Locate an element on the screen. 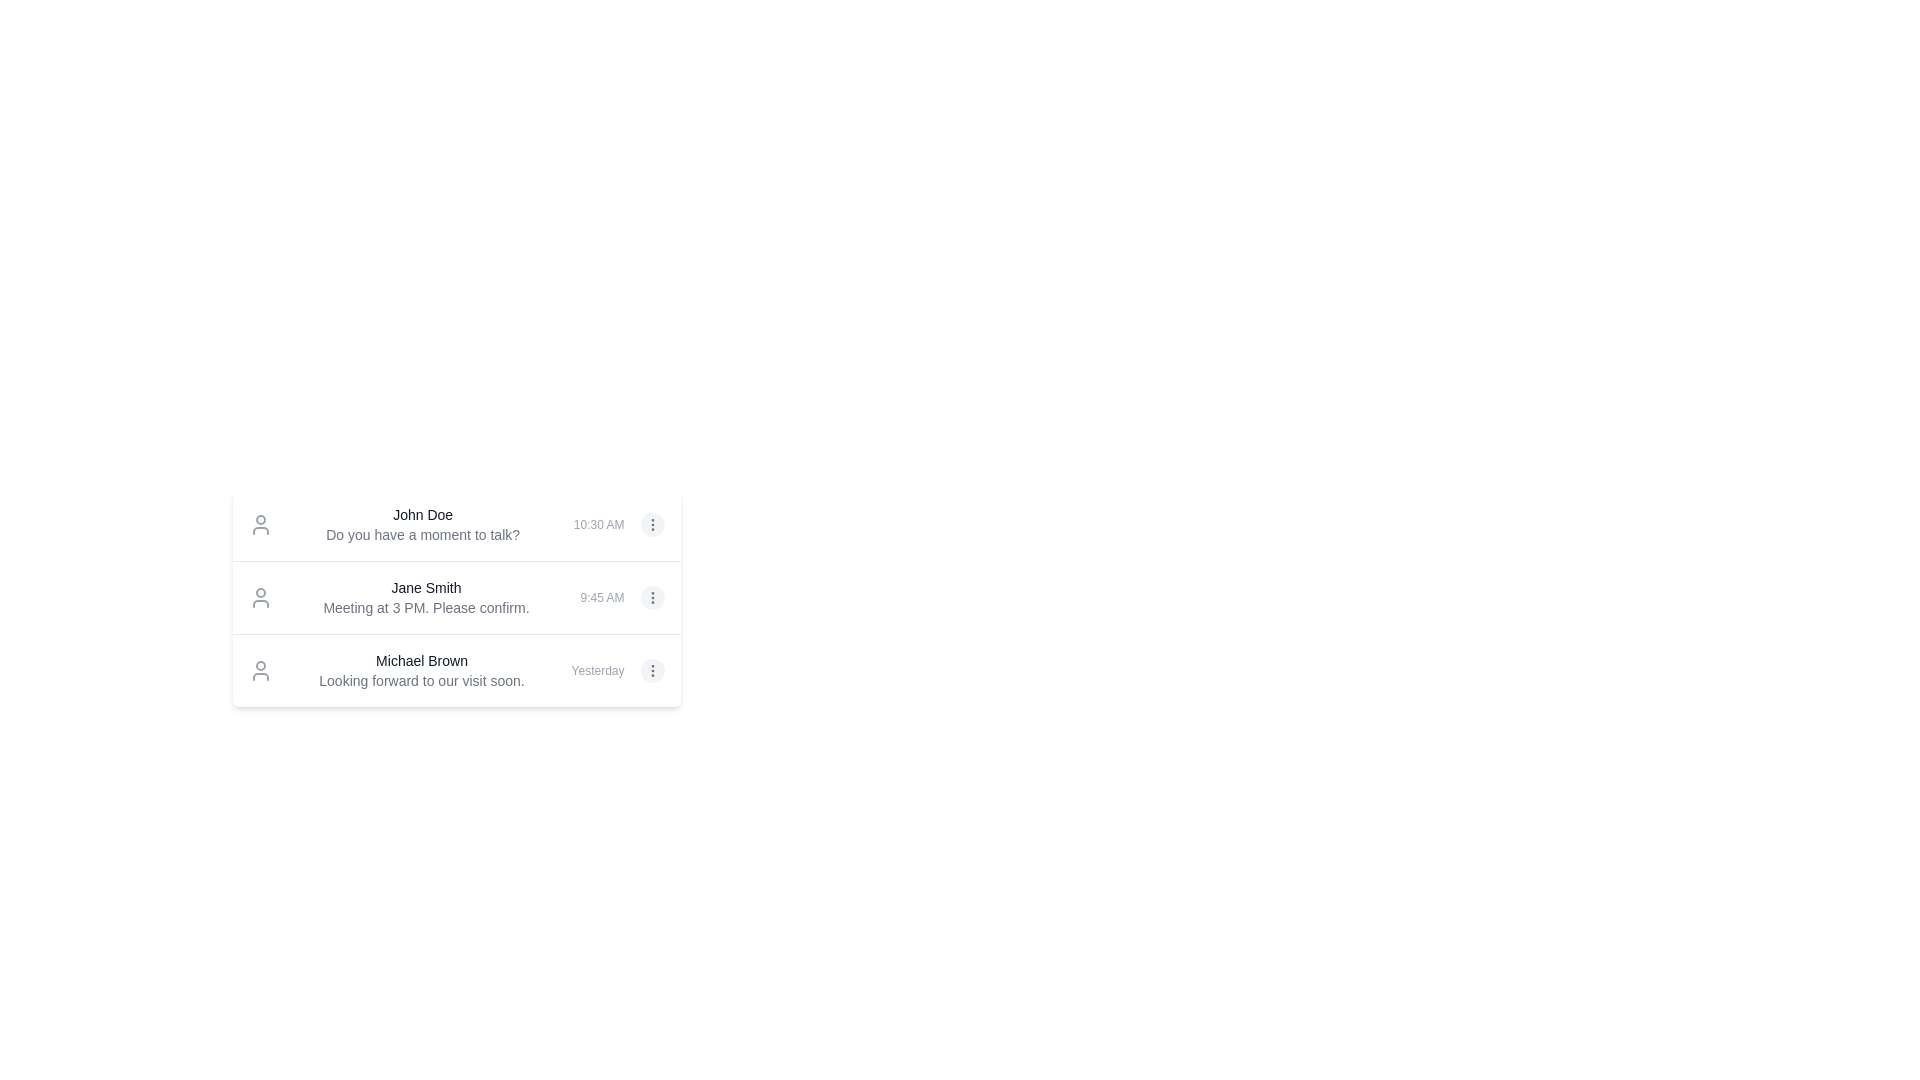  the ellipsis menu icon represented by three vertically aligned dots within a circular button, located in the third row of the list adjacent to the timestamp 'Yesterday' is located at coordinates (652, 671).